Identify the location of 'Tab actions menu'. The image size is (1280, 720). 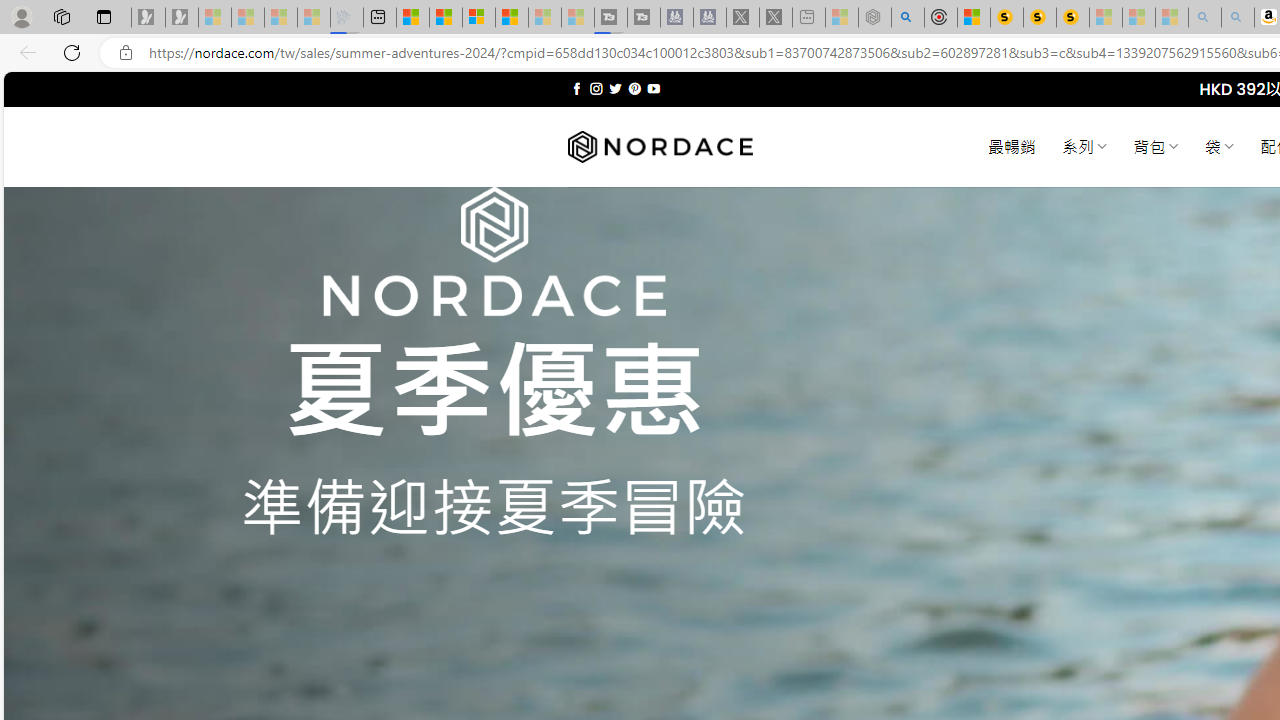
(103, 16).